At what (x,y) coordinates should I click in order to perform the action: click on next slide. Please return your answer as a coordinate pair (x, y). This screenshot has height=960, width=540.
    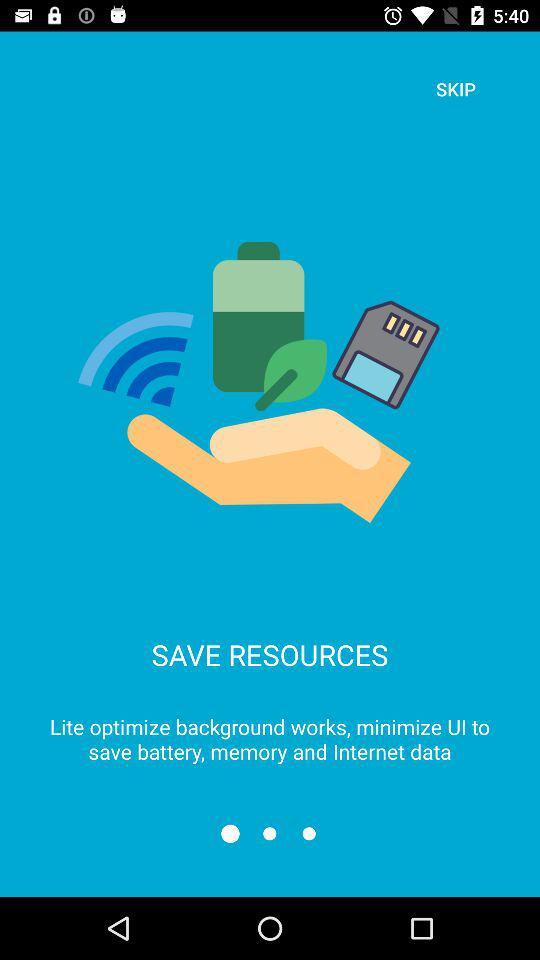
    Looking at the image, I should click on (269, 833).